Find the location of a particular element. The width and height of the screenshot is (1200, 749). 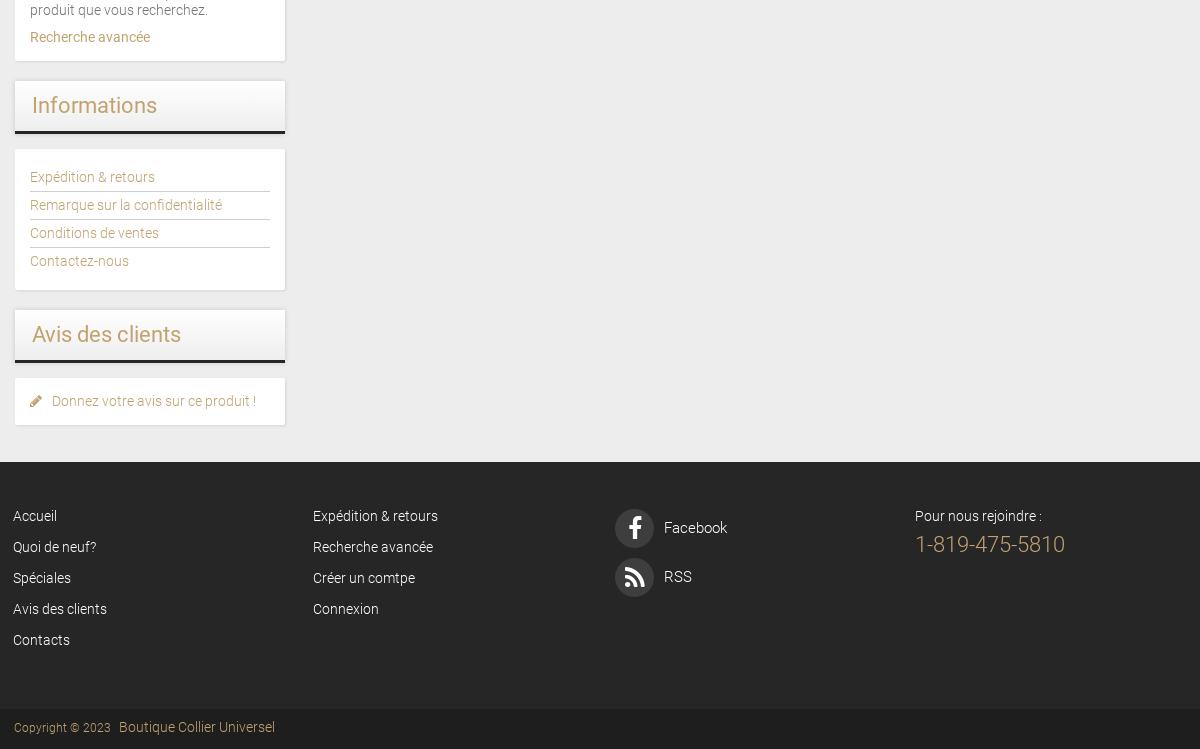

'Informations' is located at coordinates (94, 104).